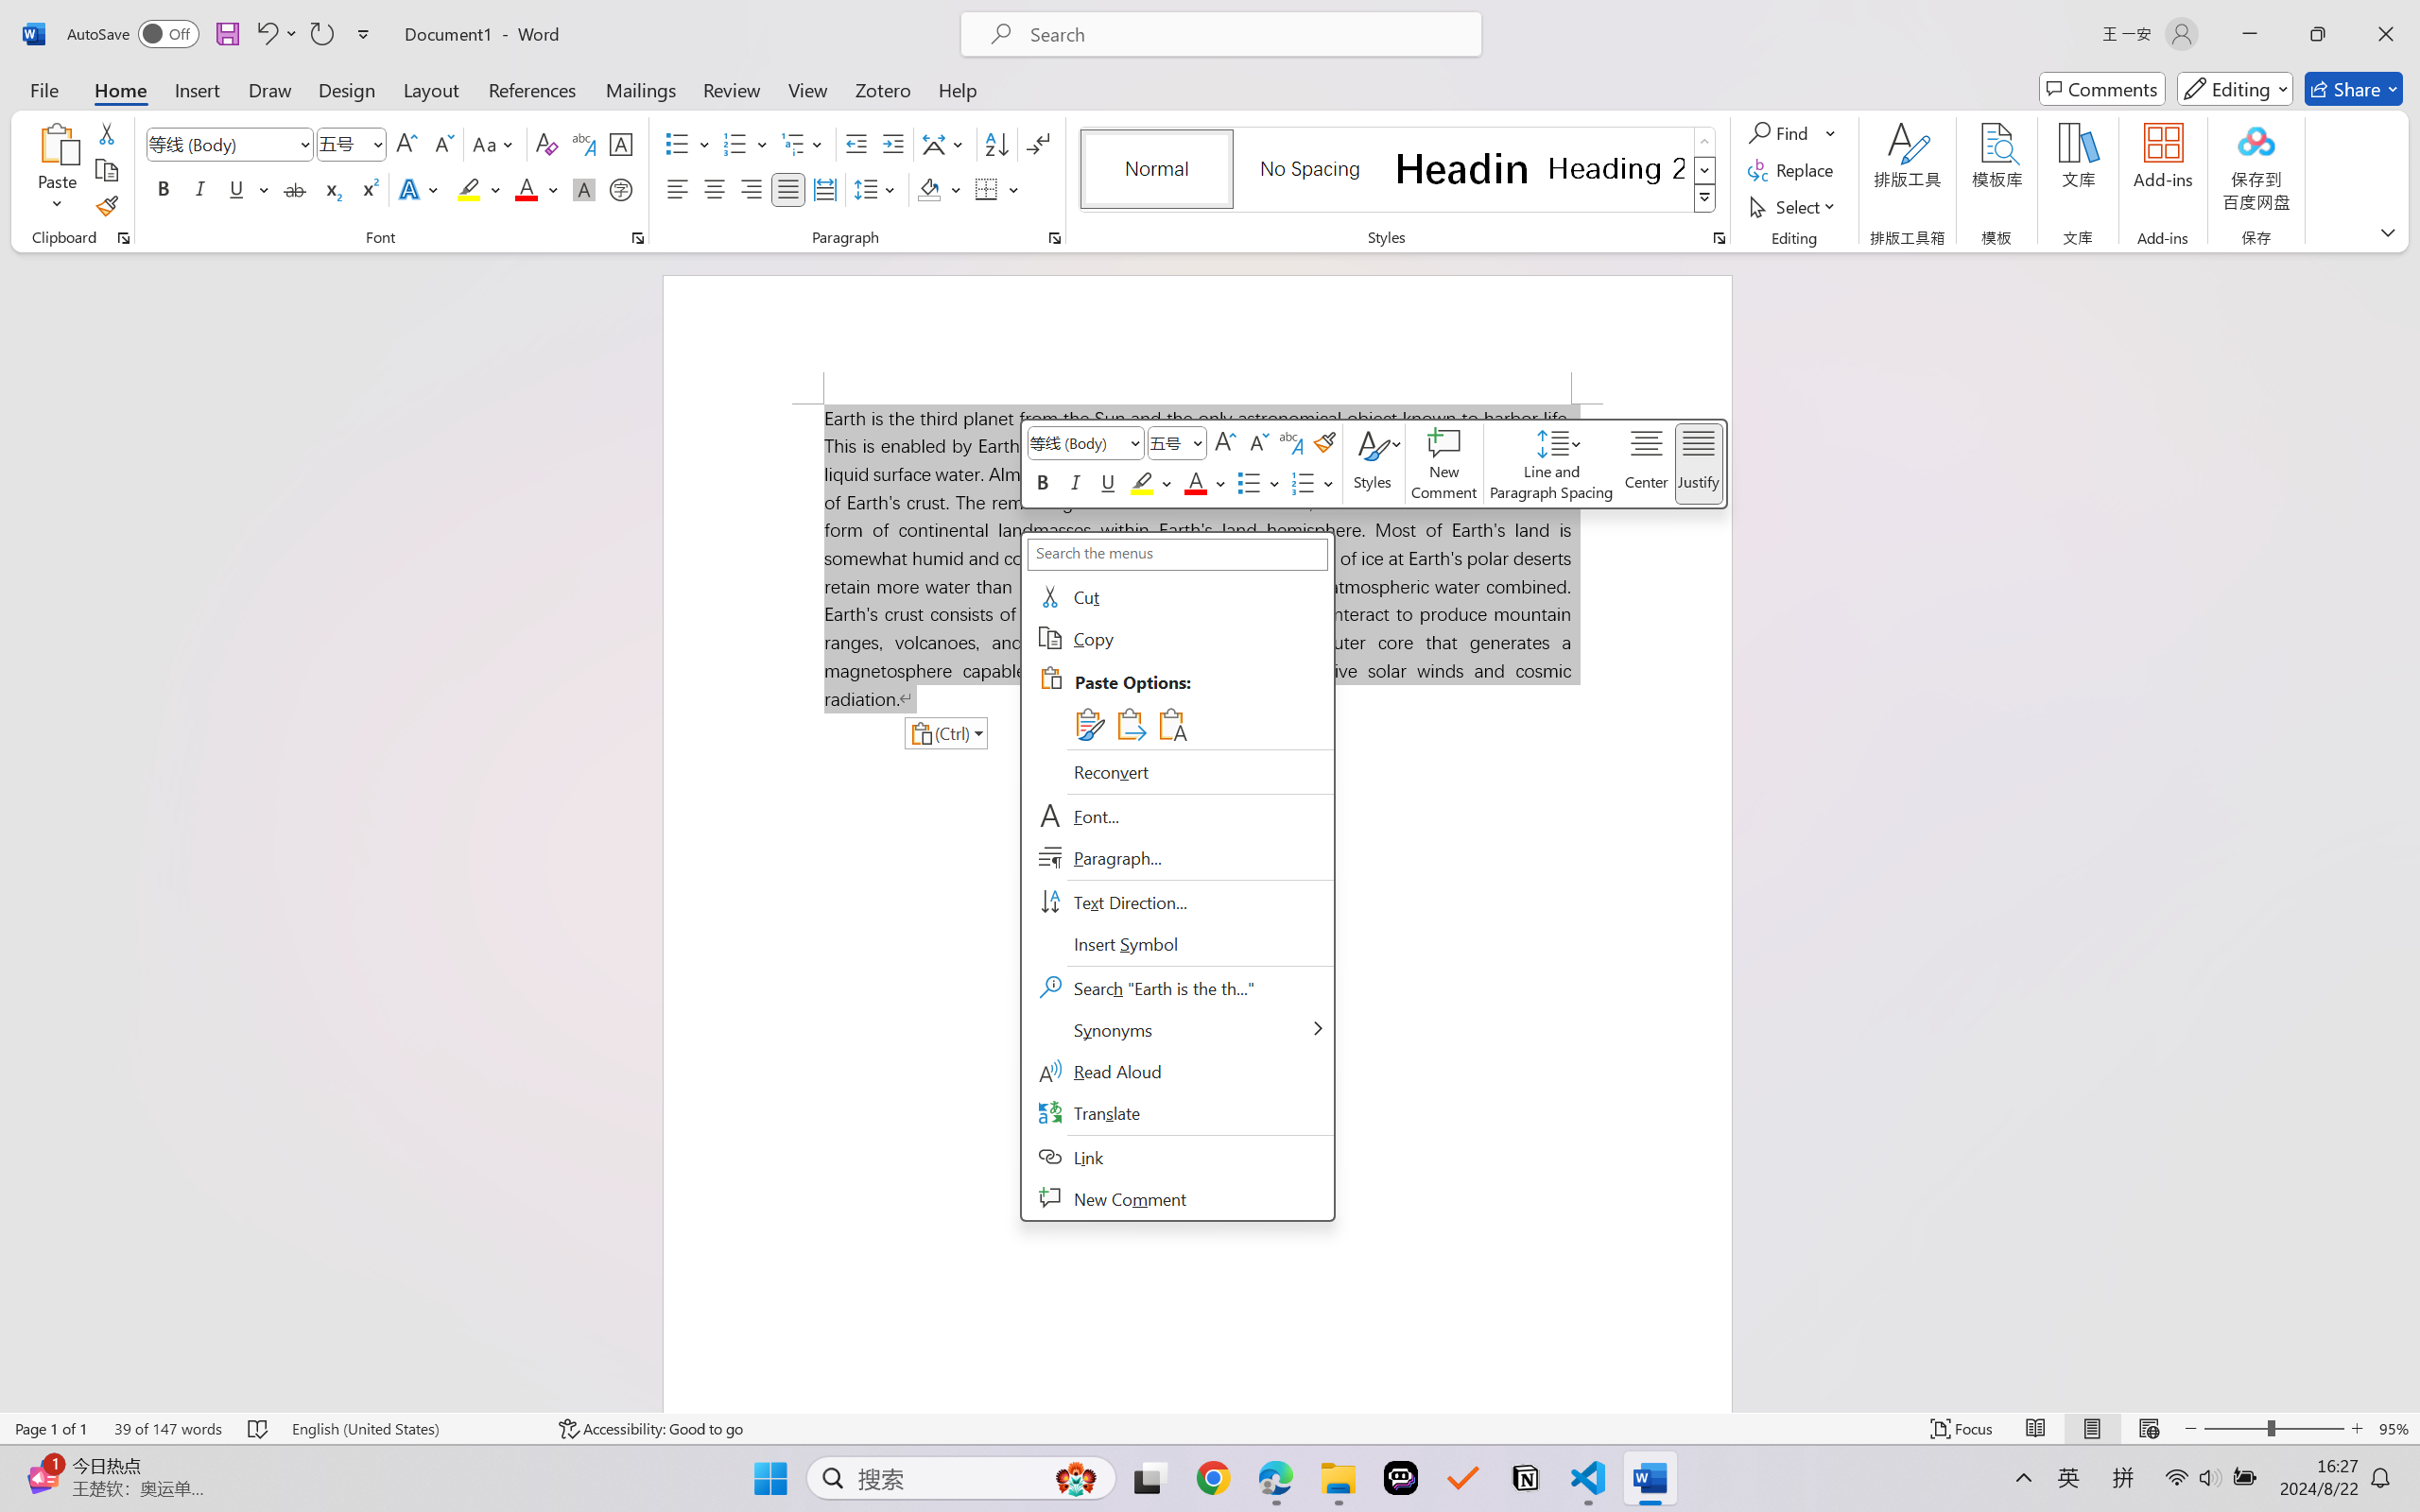 Image resolution: width=2420 pixels, height=1512 pixels. I want to click on 'Align Left', so click(677, 188).